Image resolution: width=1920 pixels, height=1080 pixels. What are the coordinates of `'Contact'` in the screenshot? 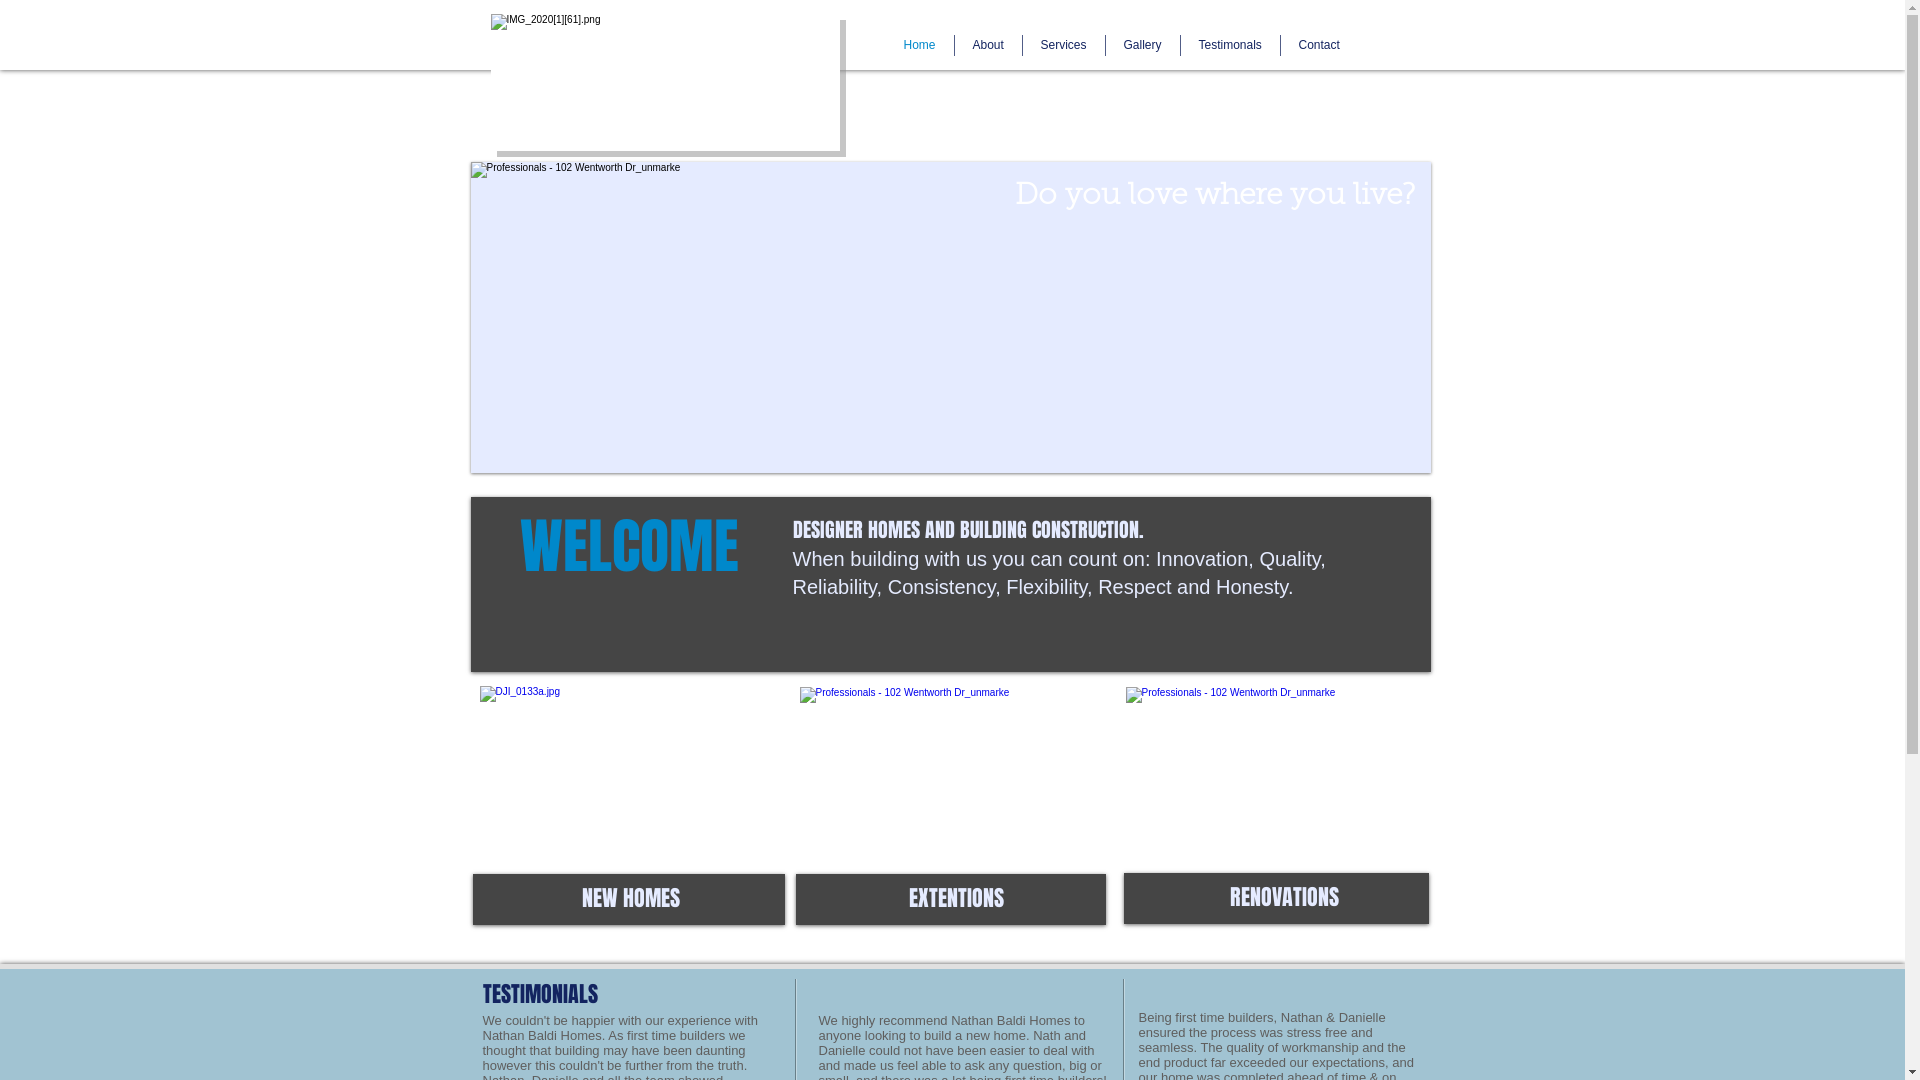 It's located at (1280, 45).